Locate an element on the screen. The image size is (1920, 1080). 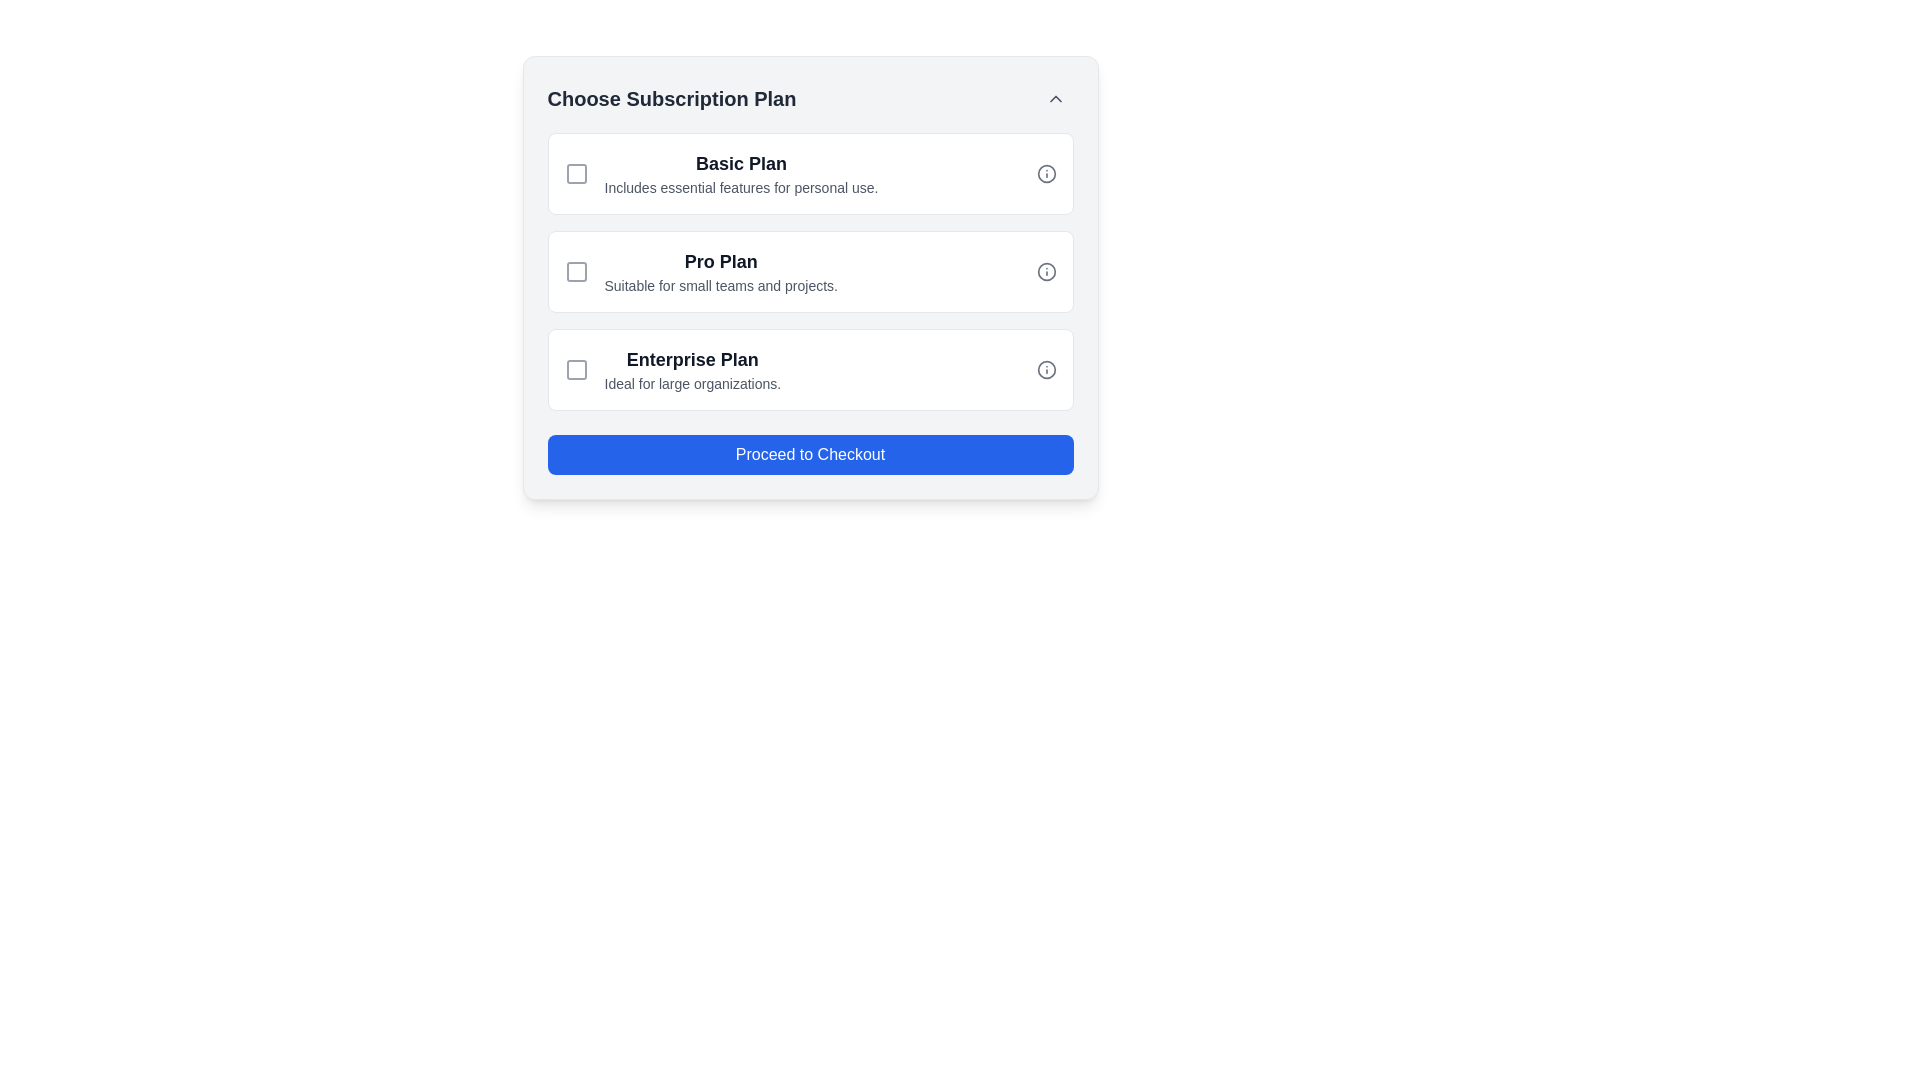
on the triangular-shaped upward chevron icon button located at the top right corner of the main section, adjacent is located at coordinates (1054, 99).